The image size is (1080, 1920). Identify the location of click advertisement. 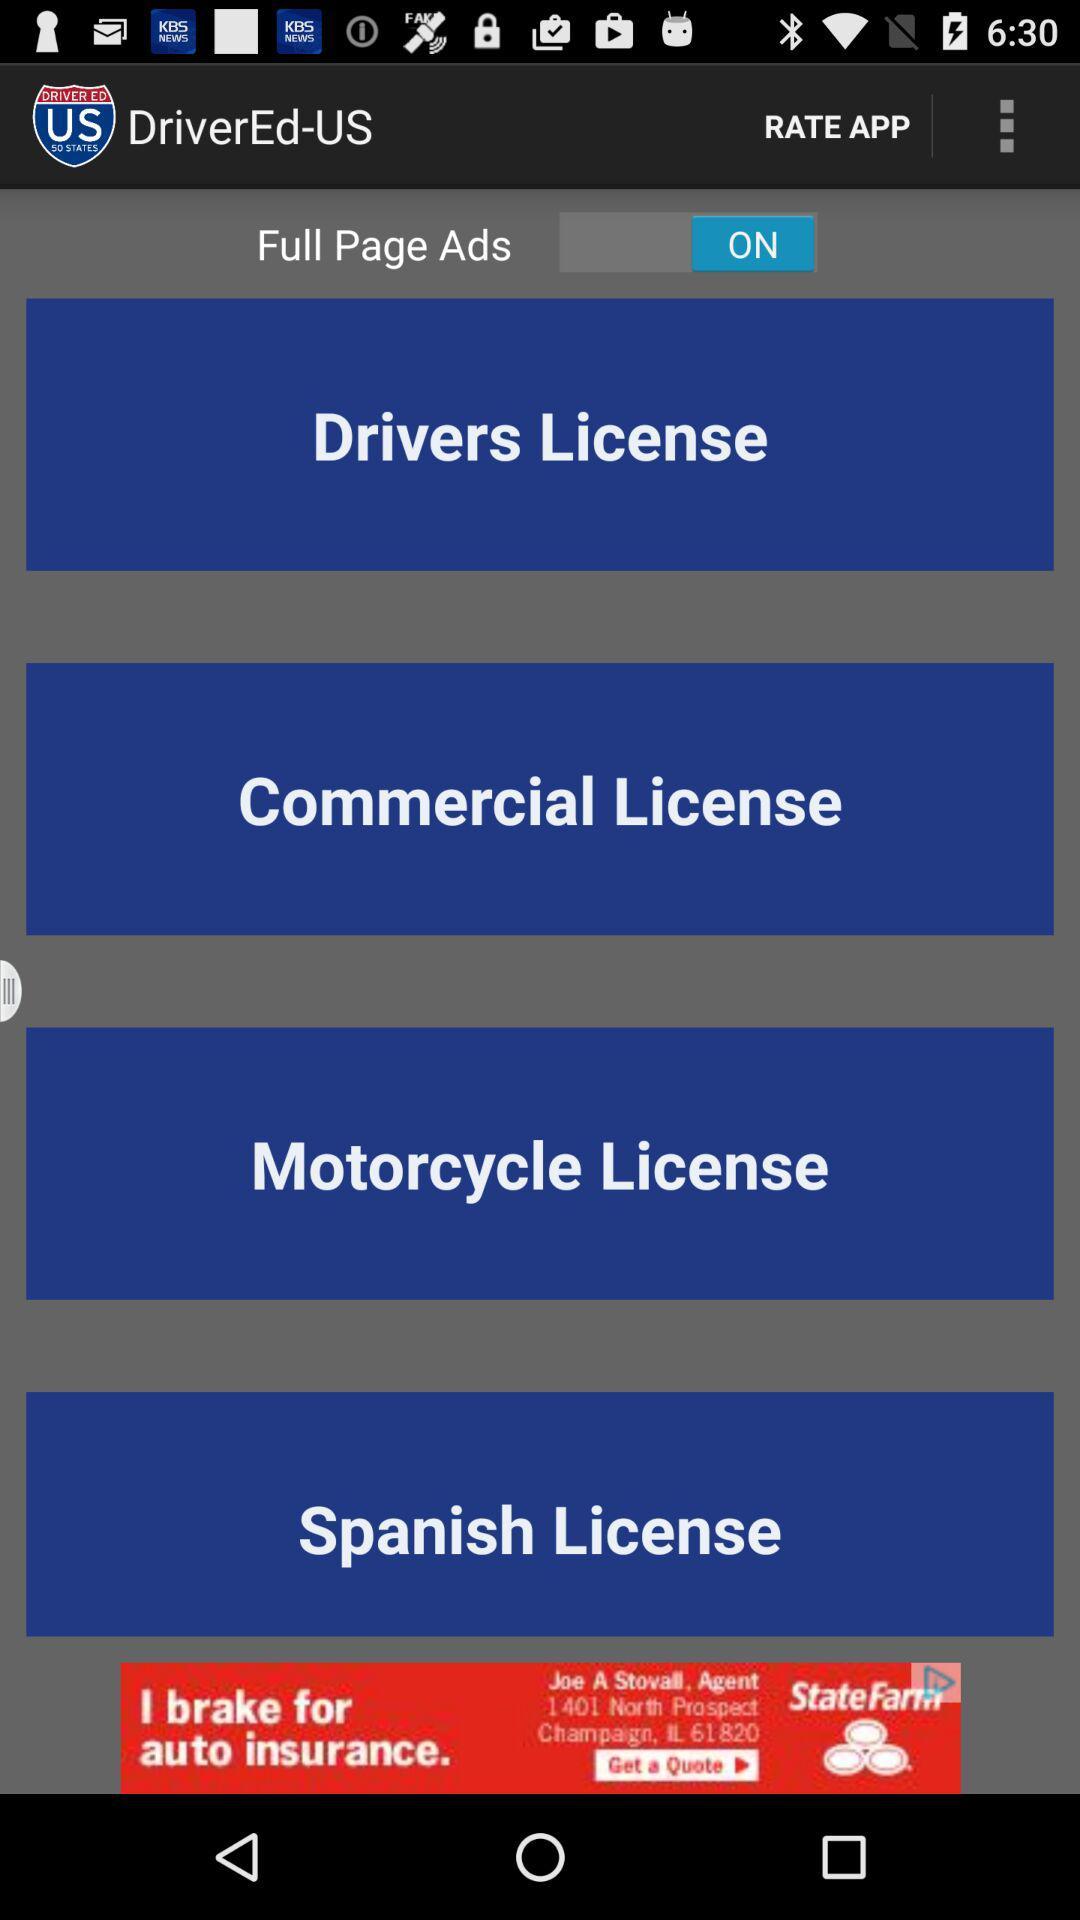
(540, 1727).